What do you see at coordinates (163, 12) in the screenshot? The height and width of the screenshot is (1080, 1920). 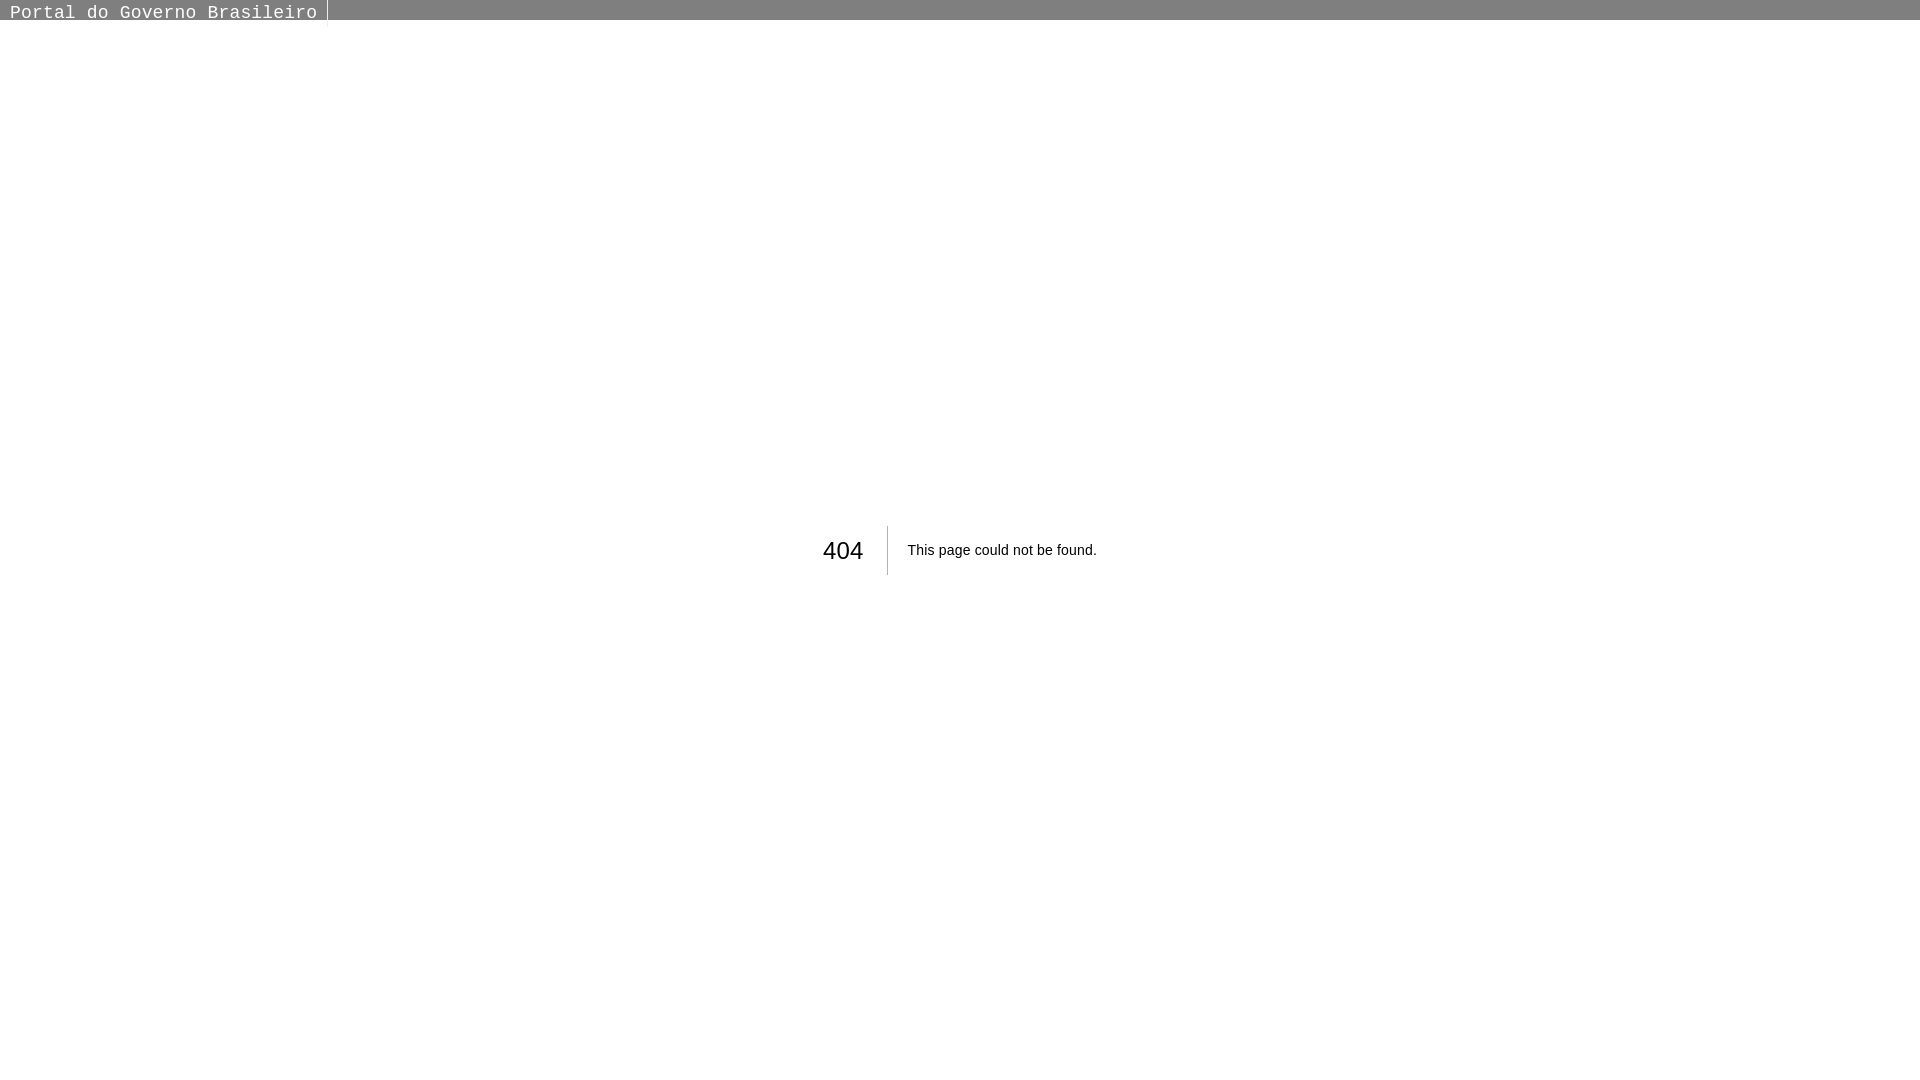 I see `'Portal do Governo Brasileiro'` at bounding box center [163, 12].